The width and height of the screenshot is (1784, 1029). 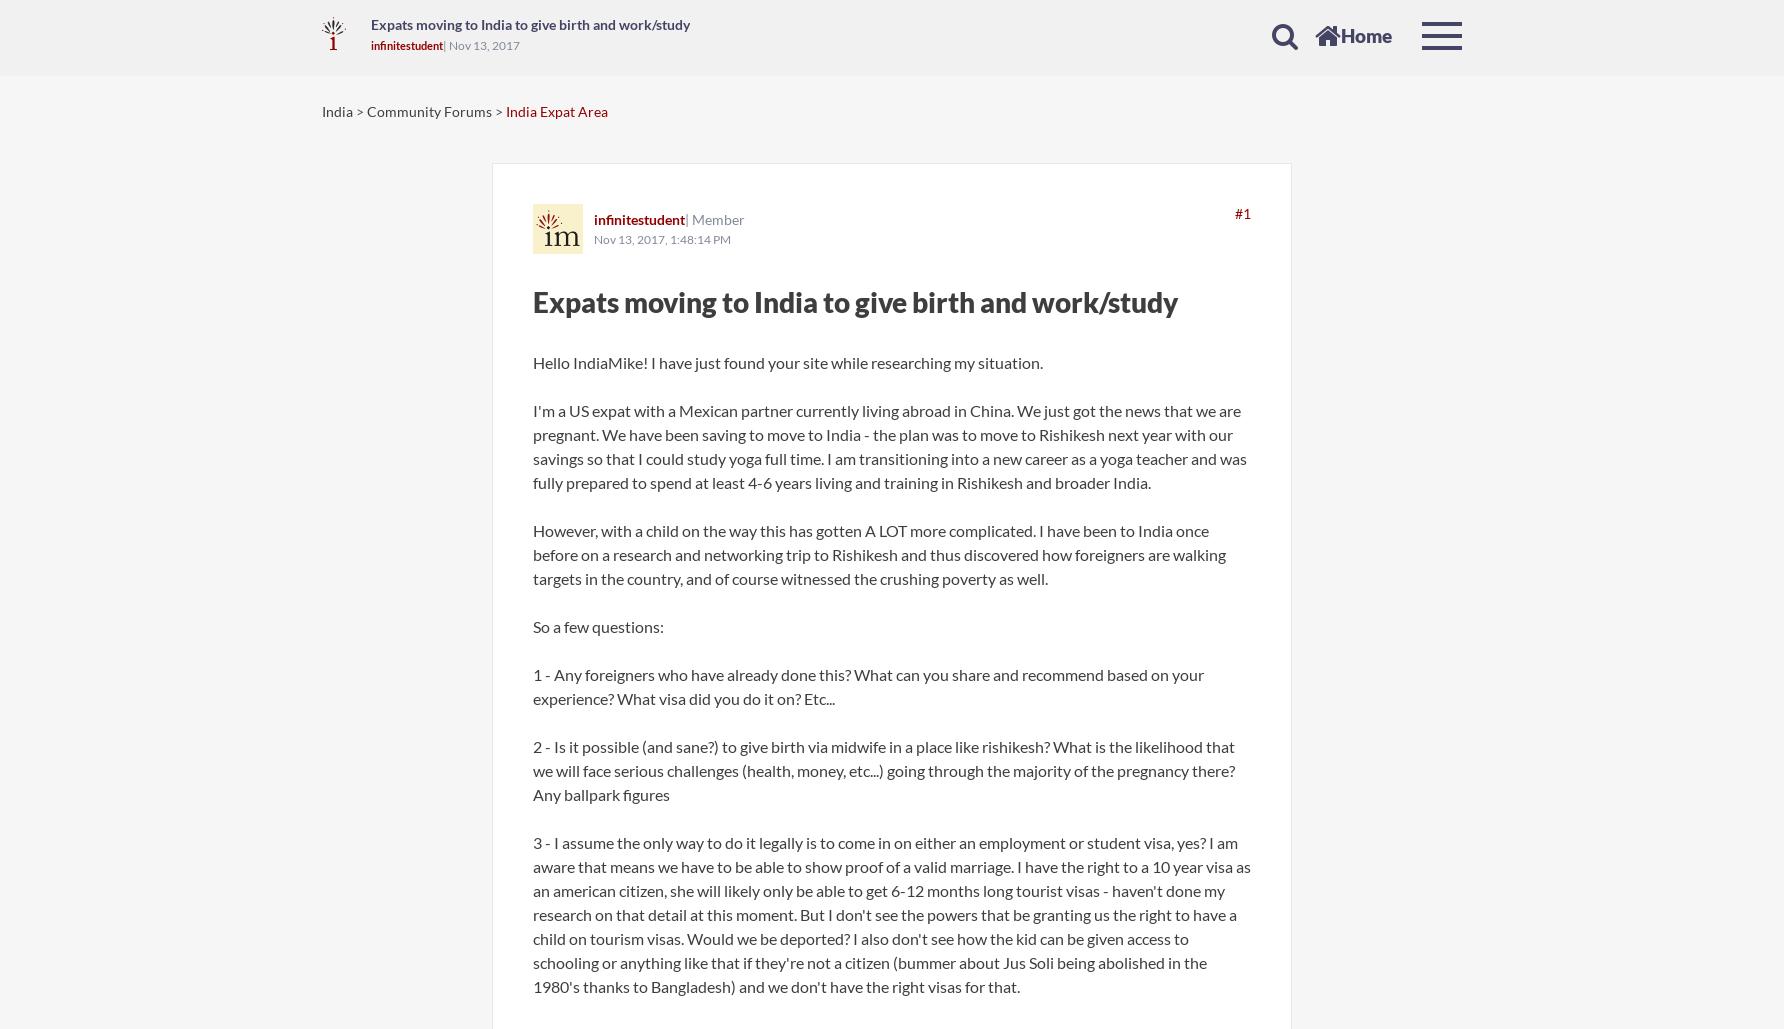 What do you see at coordinates (685, 219) in the screenshot?
I see `'| Member'` at bounding box center [685, 219].